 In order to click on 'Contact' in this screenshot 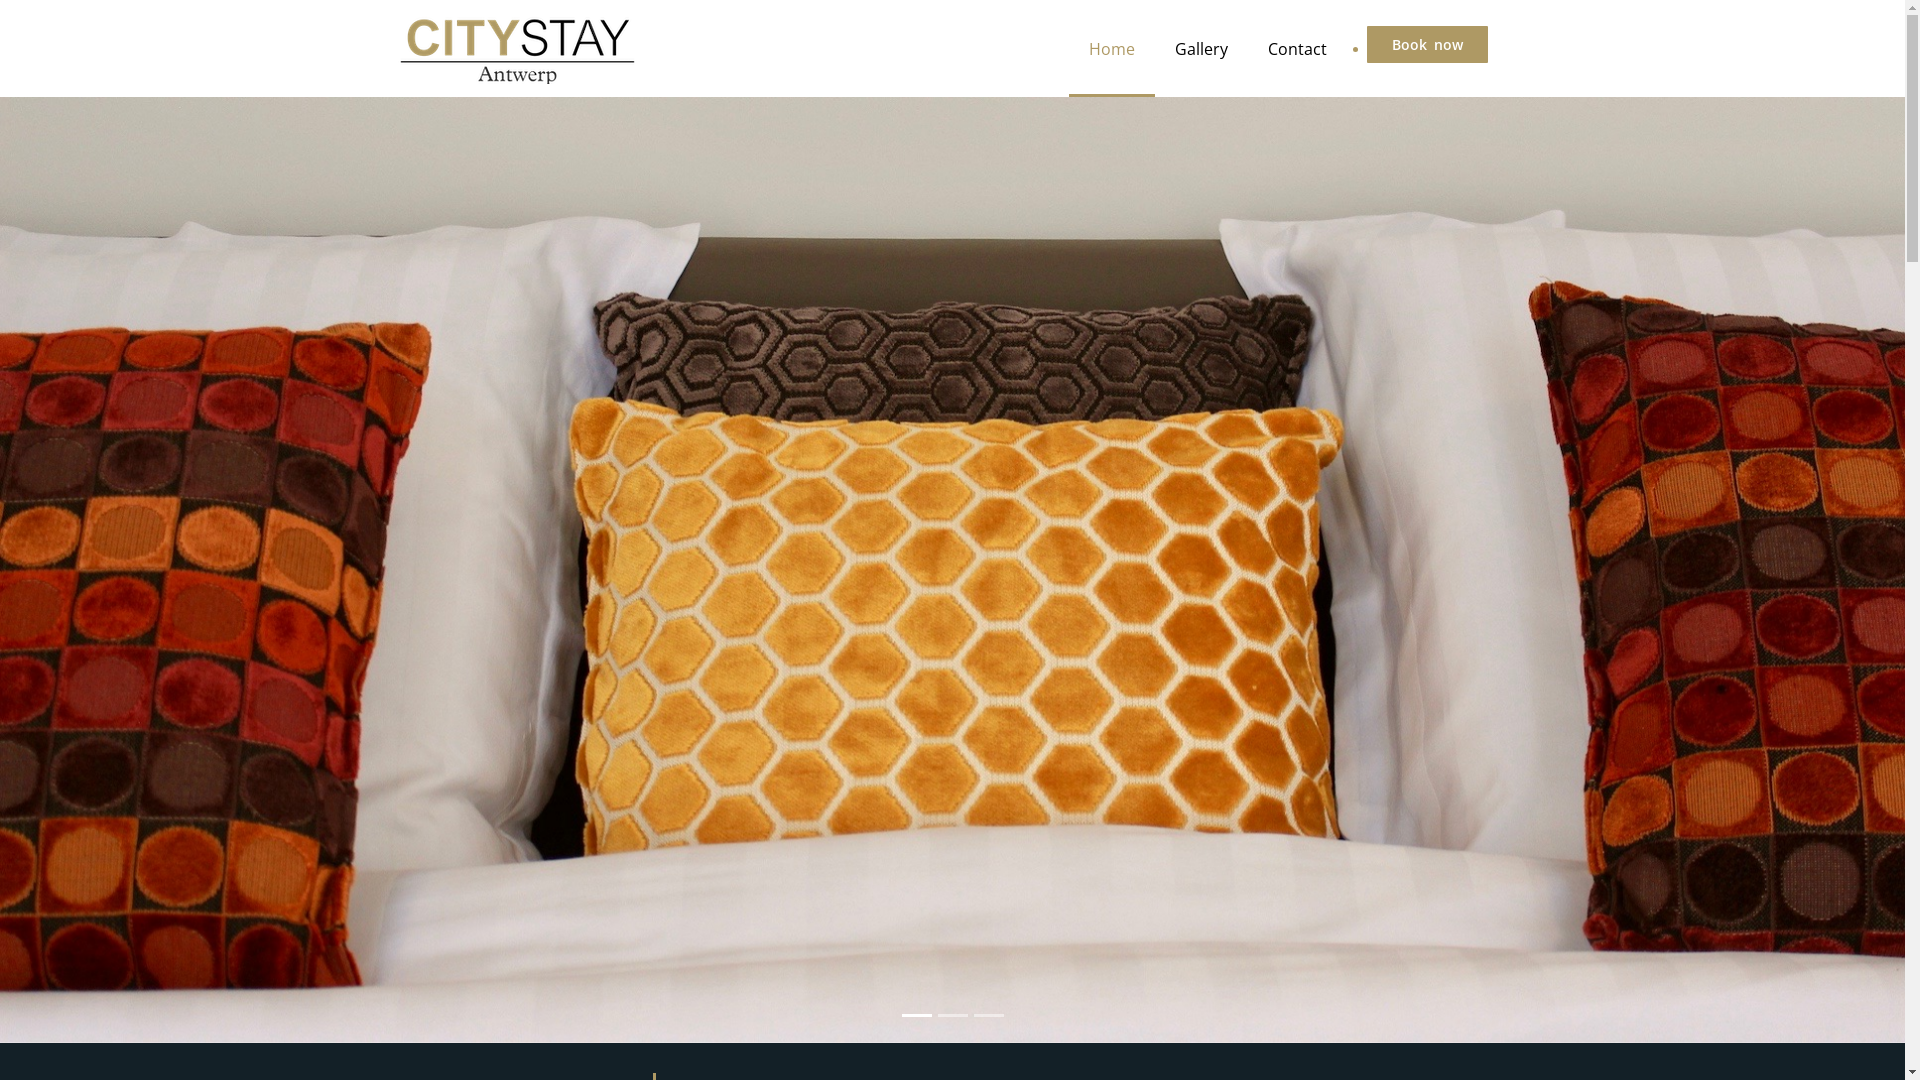, I will do `click(1297, 47)`.